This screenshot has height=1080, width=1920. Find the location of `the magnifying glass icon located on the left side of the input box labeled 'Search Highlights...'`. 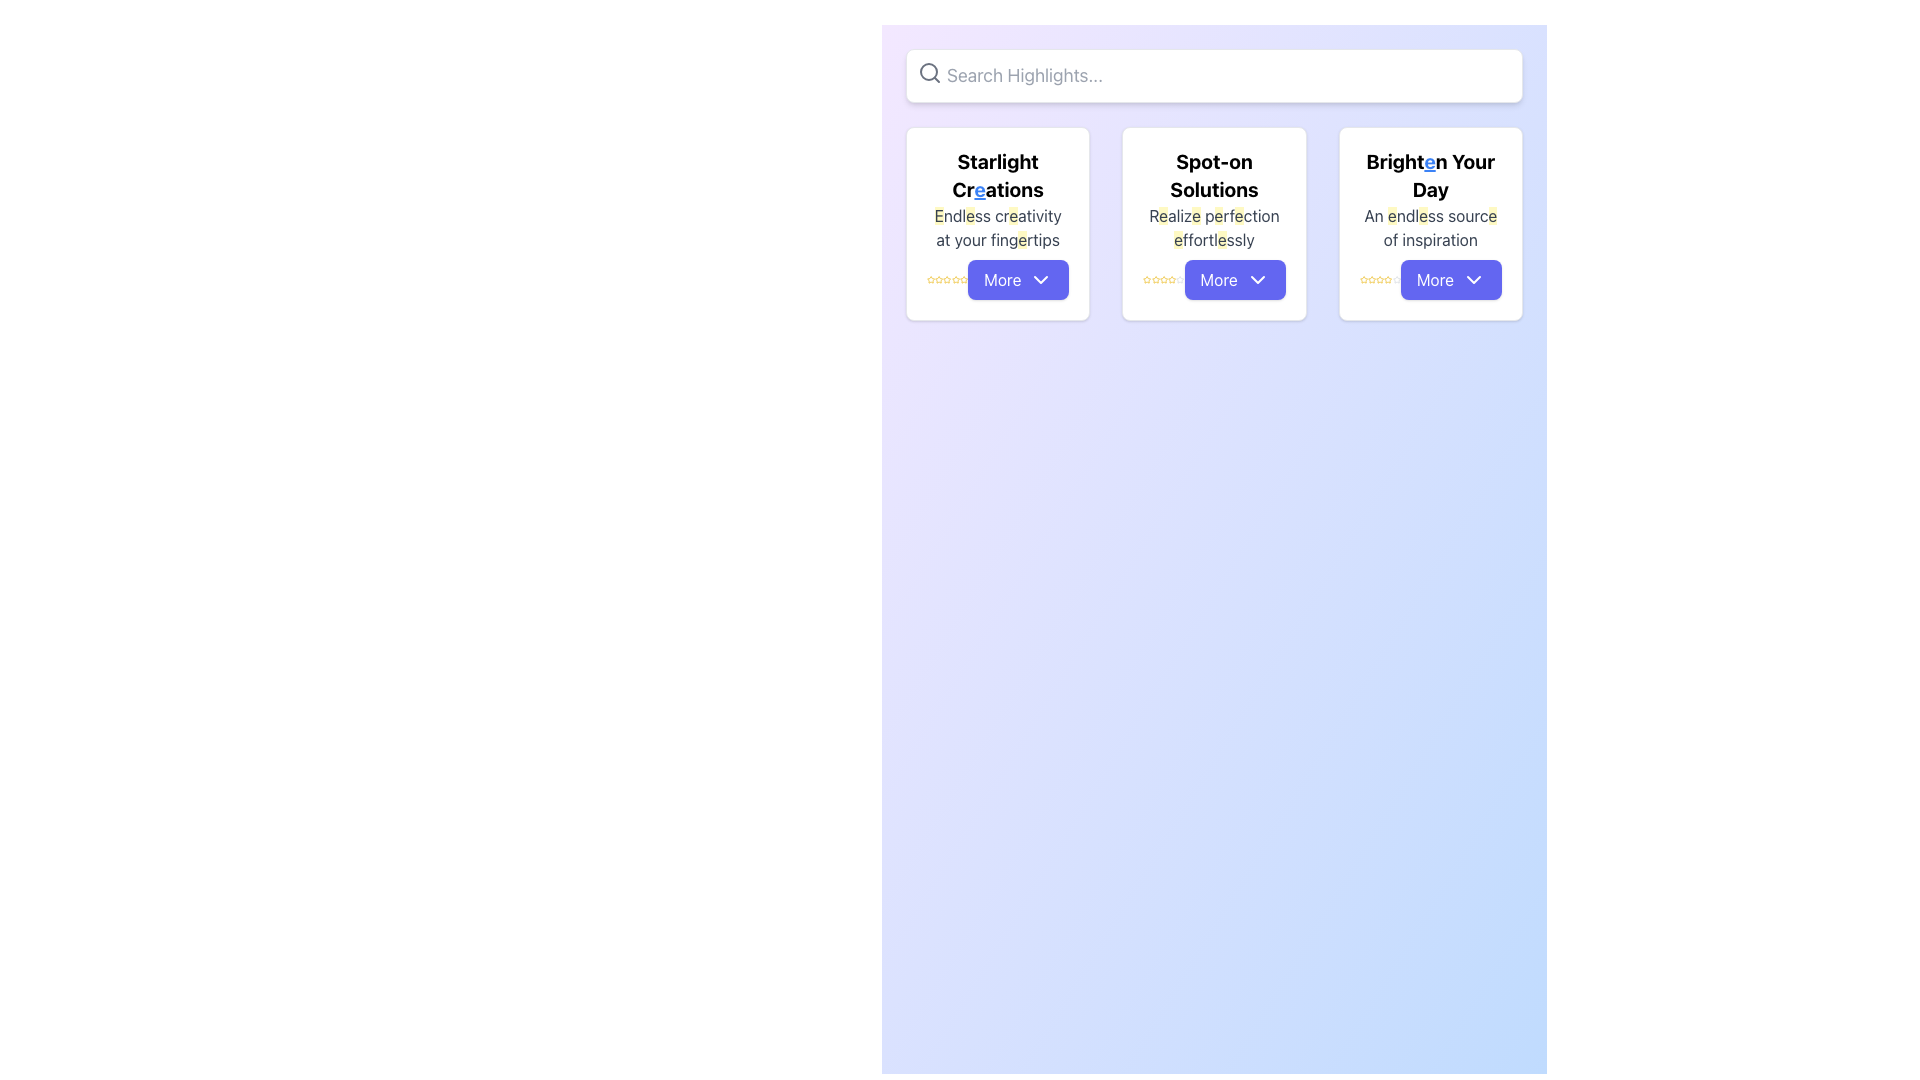

the magnifying glass icon located on the left side of the input box labeled 'Search Highlights...' is located at coordinates (929, 72).